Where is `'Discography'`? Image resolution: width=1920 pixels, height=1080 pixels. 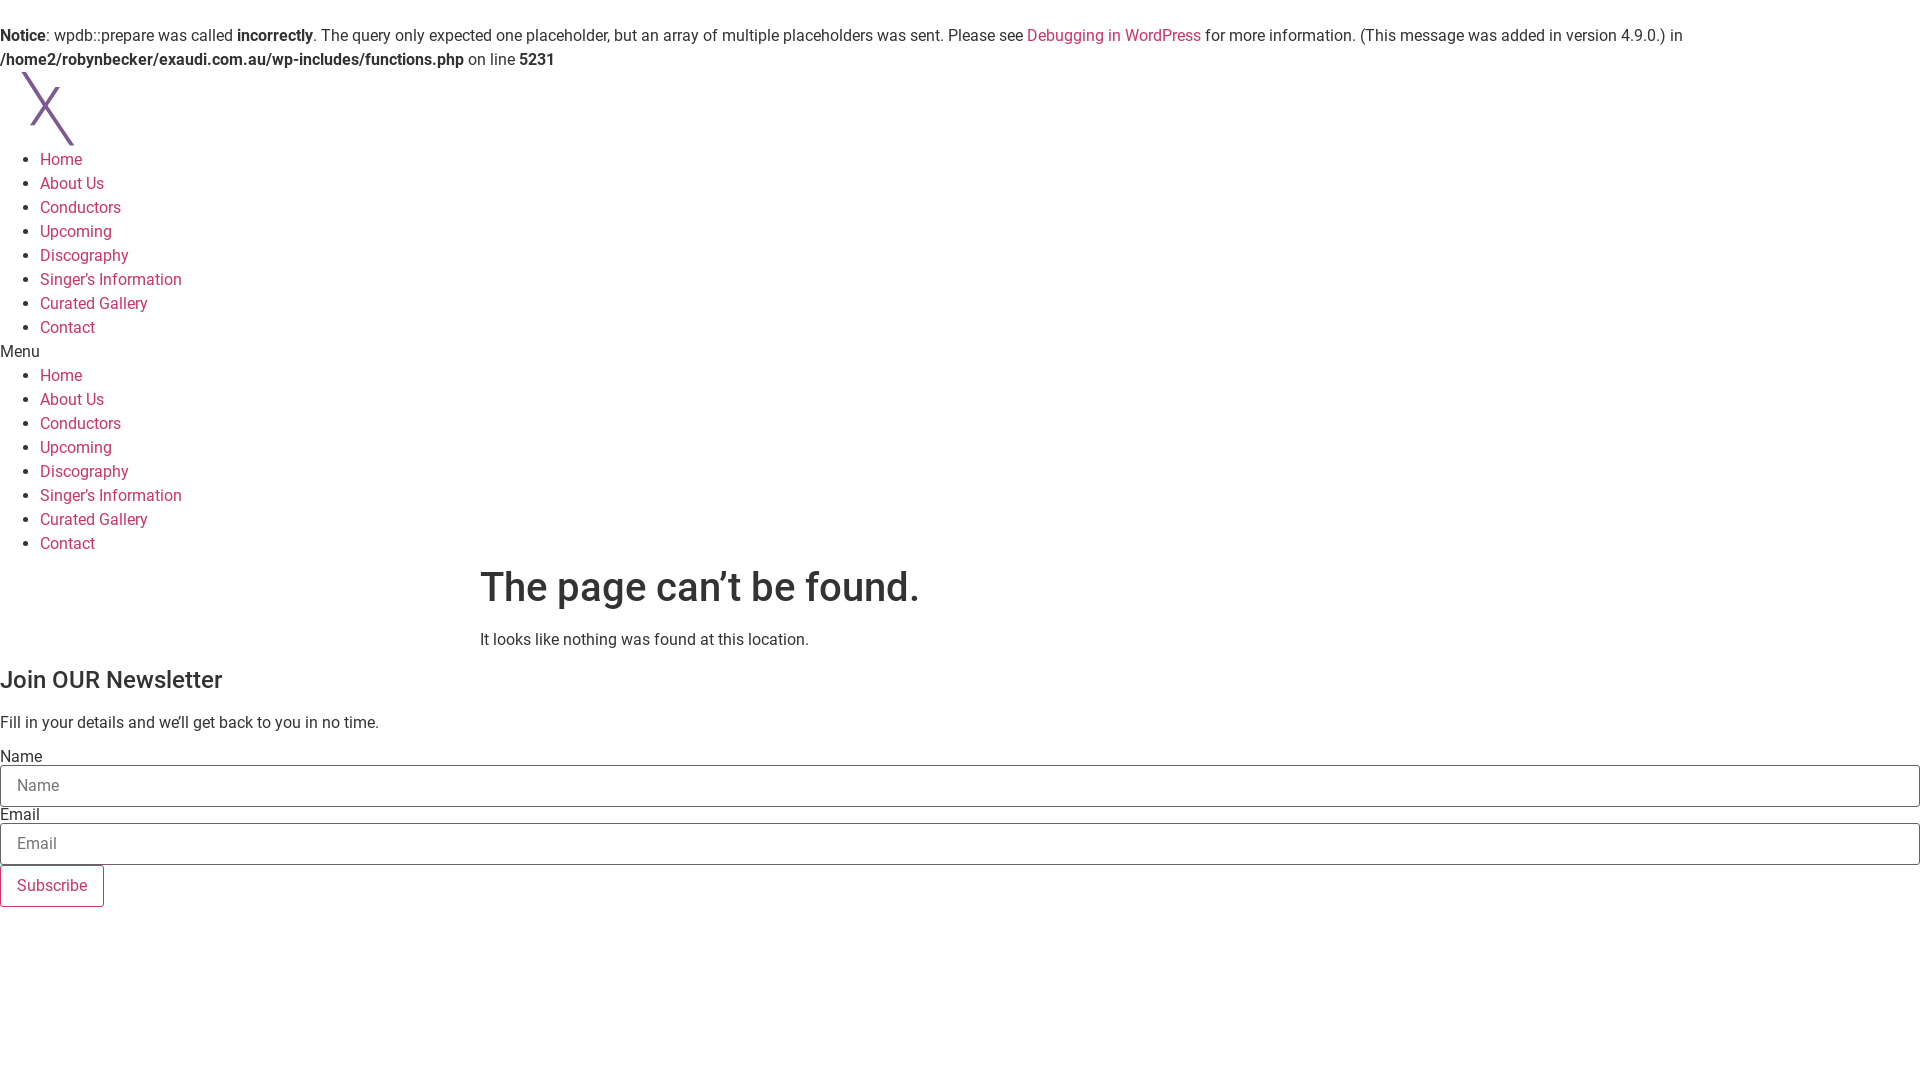 'Discography' is located at coordinates (39, 254).